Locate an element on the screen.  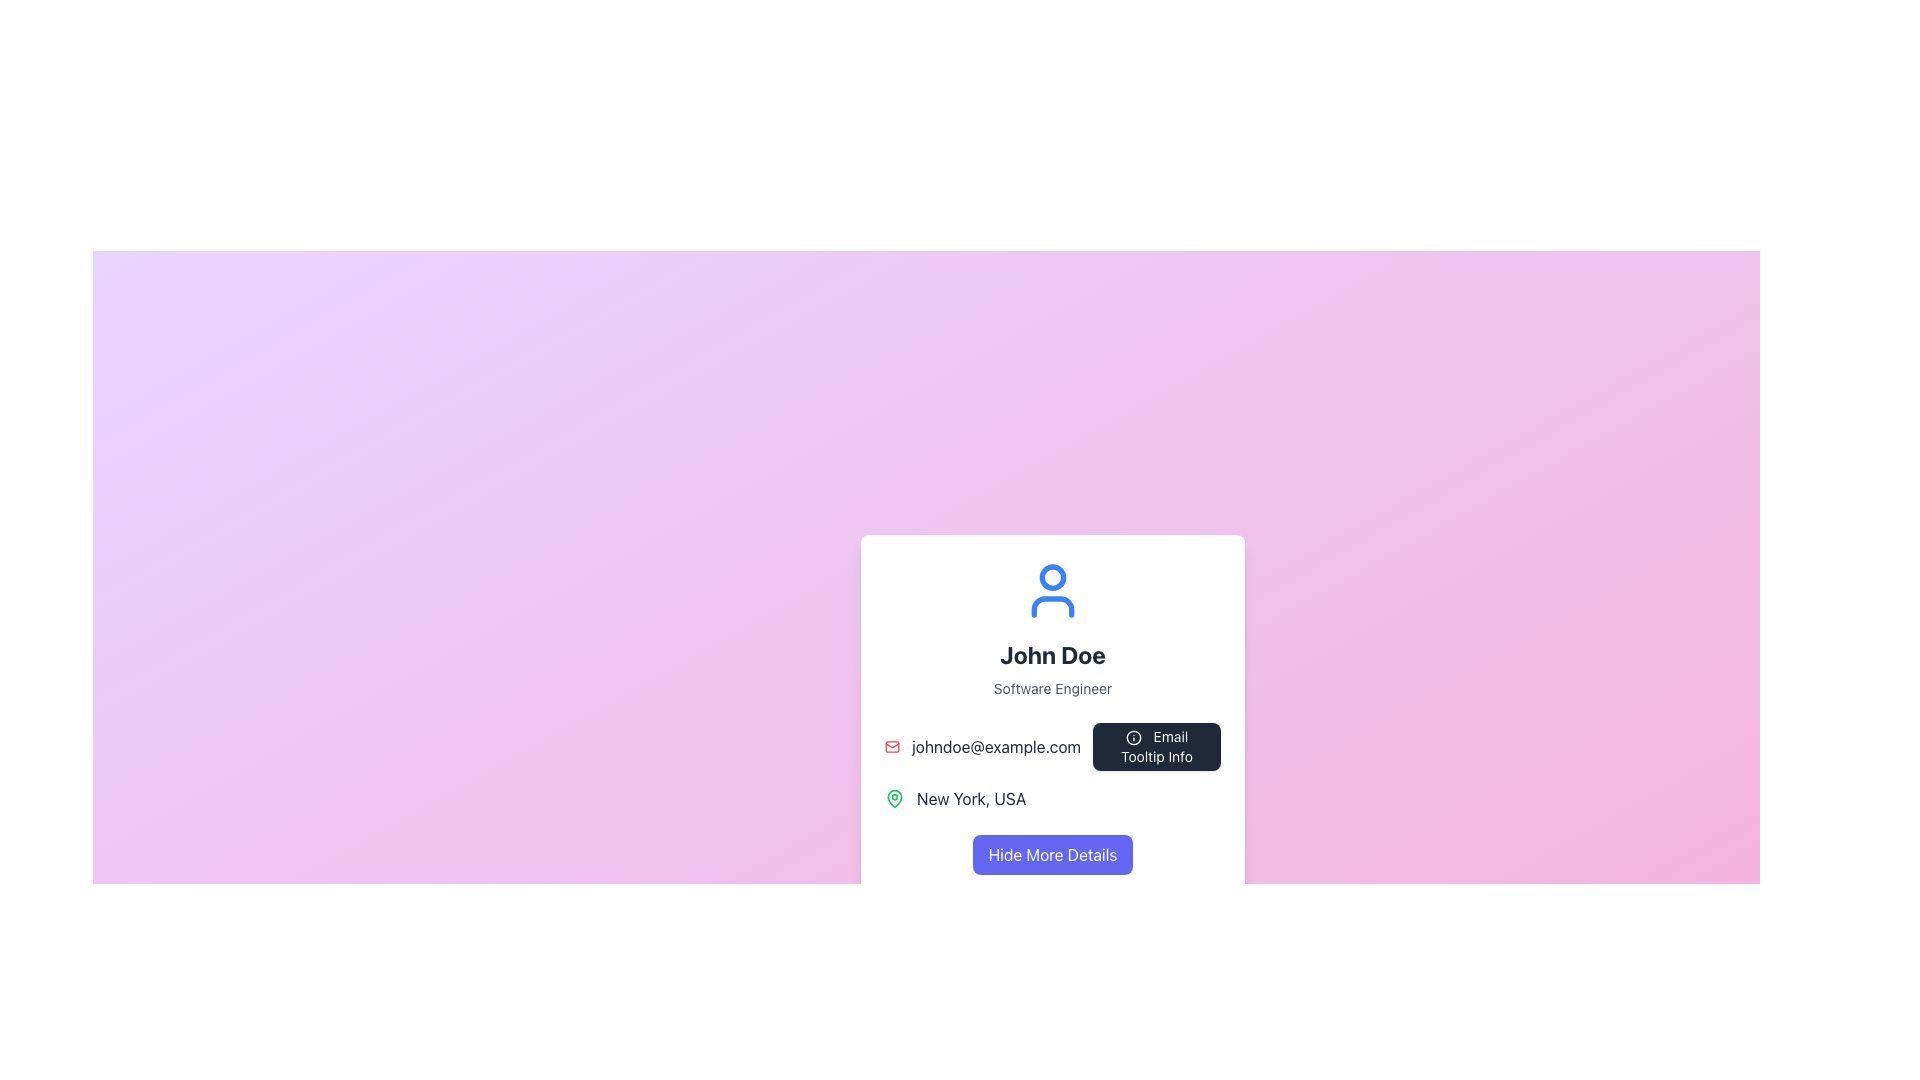
the text displaying the email address 'johndoe@example.com' in black by clicking on it is located at coordinates (1051, 747).